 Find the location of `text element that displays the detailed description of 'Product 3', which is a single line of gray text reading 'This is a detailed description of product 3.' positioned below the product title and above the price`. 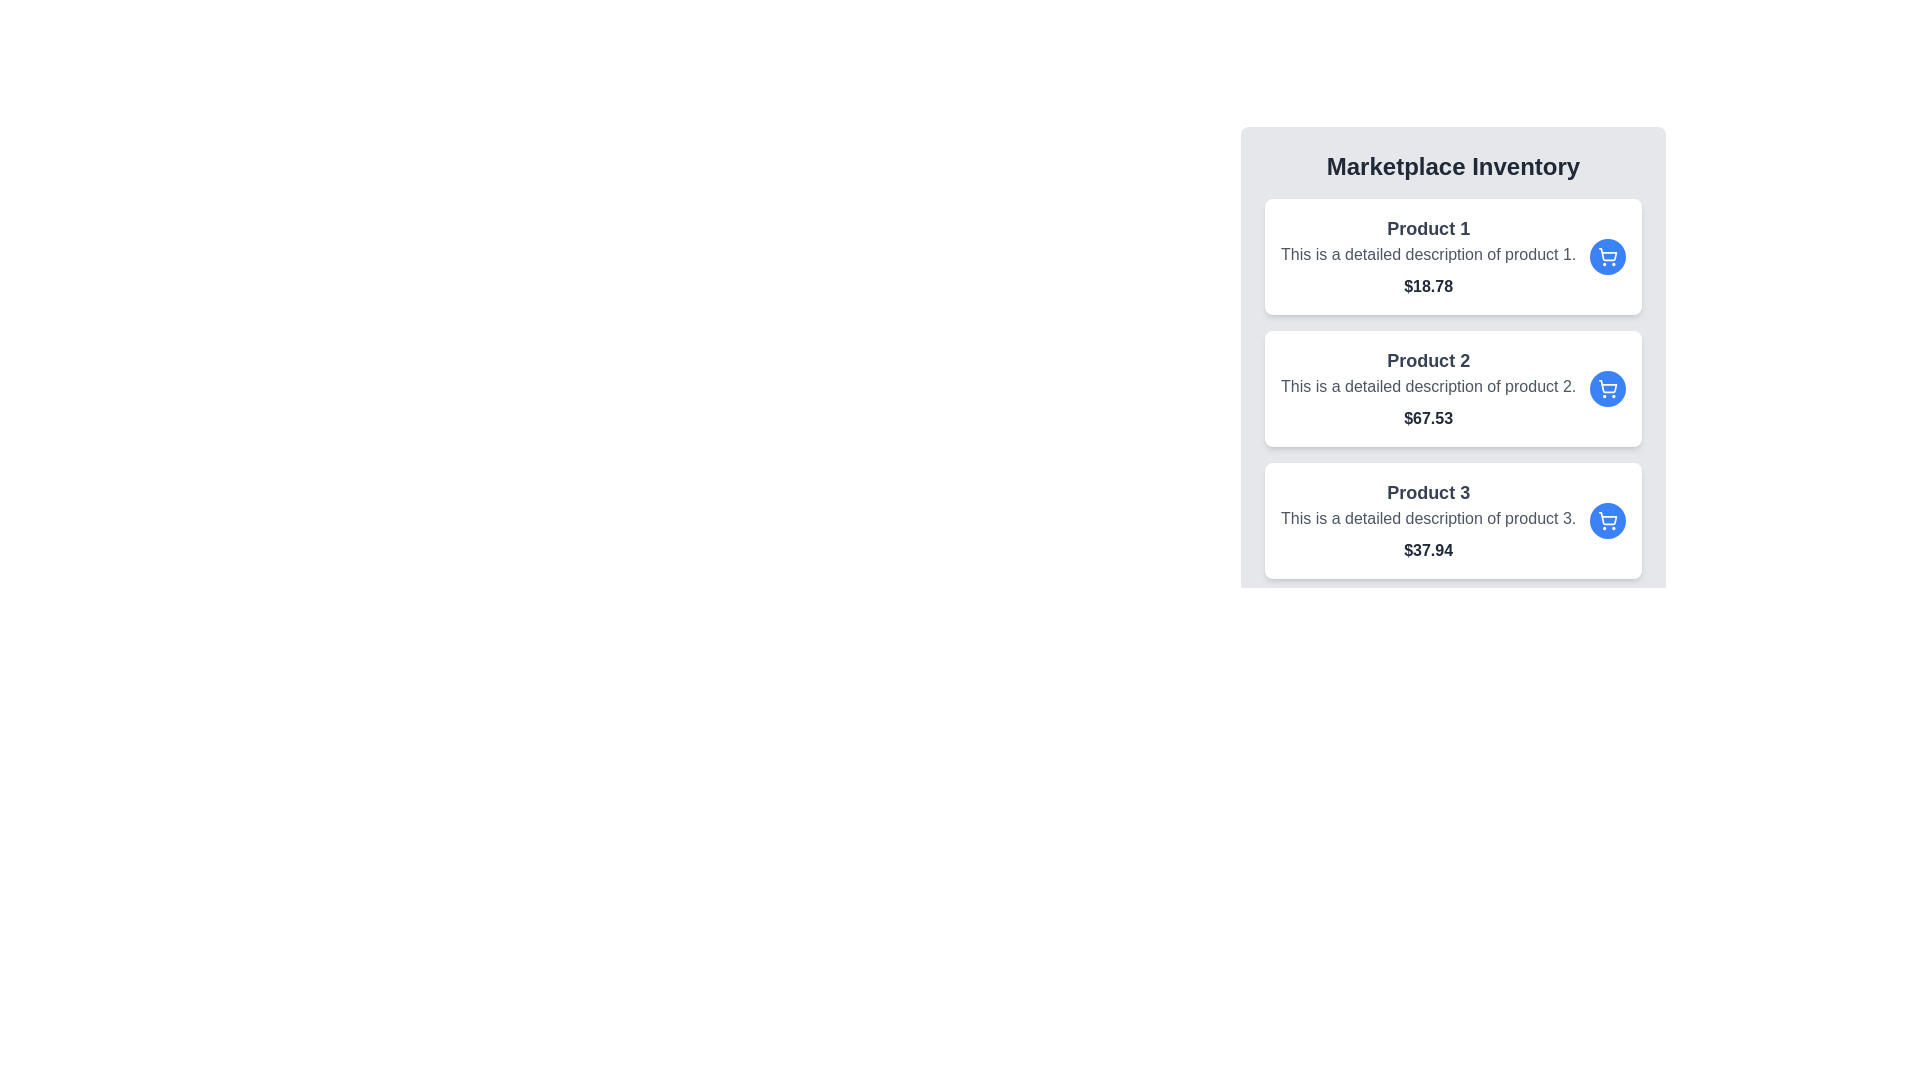

text element that displays the detailed description of 'Product 3', which is a single line of gray text reading 'This is a detailed description of product 3.' positioned below the product title and above the price is located at coordinates (1427, 518).